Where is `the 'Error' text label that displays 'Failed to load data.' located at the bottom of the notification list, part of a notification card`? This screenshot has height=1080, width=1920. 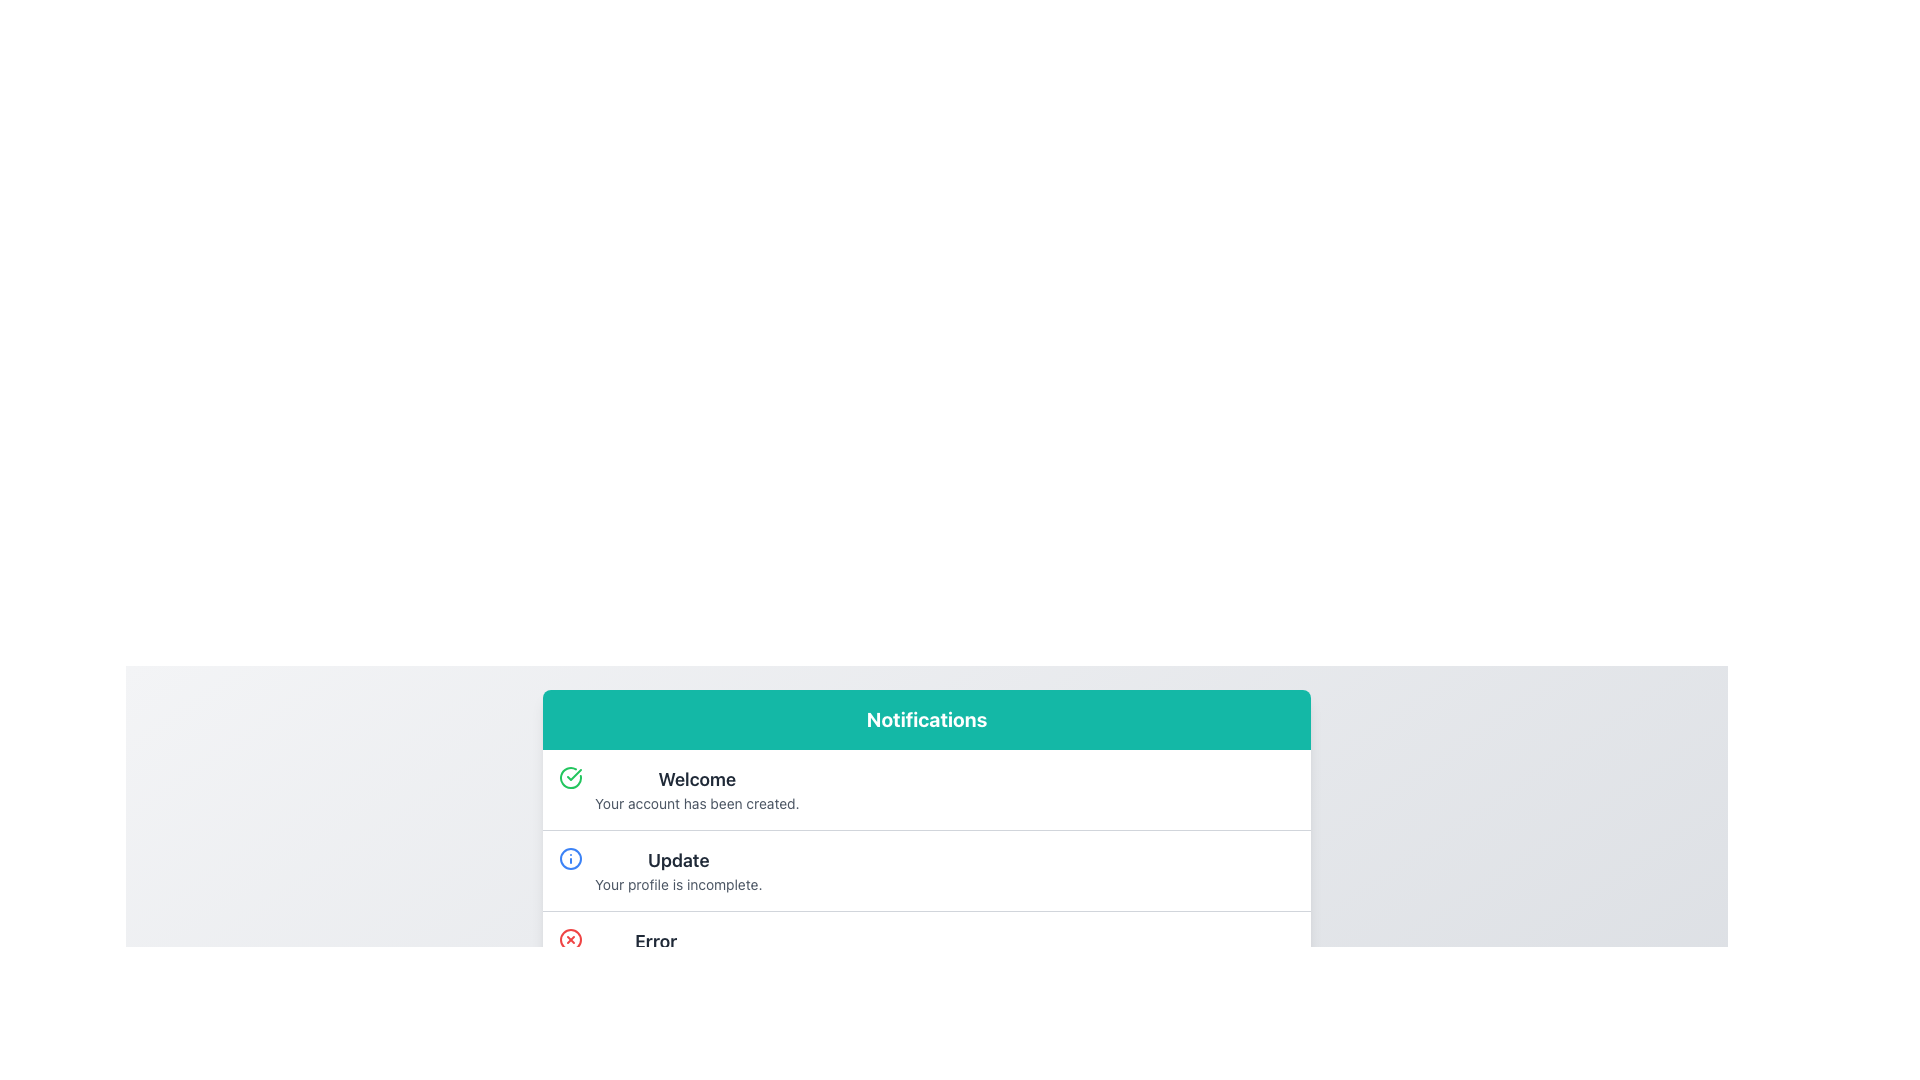
the 'Error' text label that displays 'Failed to load data.' located at the bottom of the notification list, part of a notification card is located at coordinates (656, 951).